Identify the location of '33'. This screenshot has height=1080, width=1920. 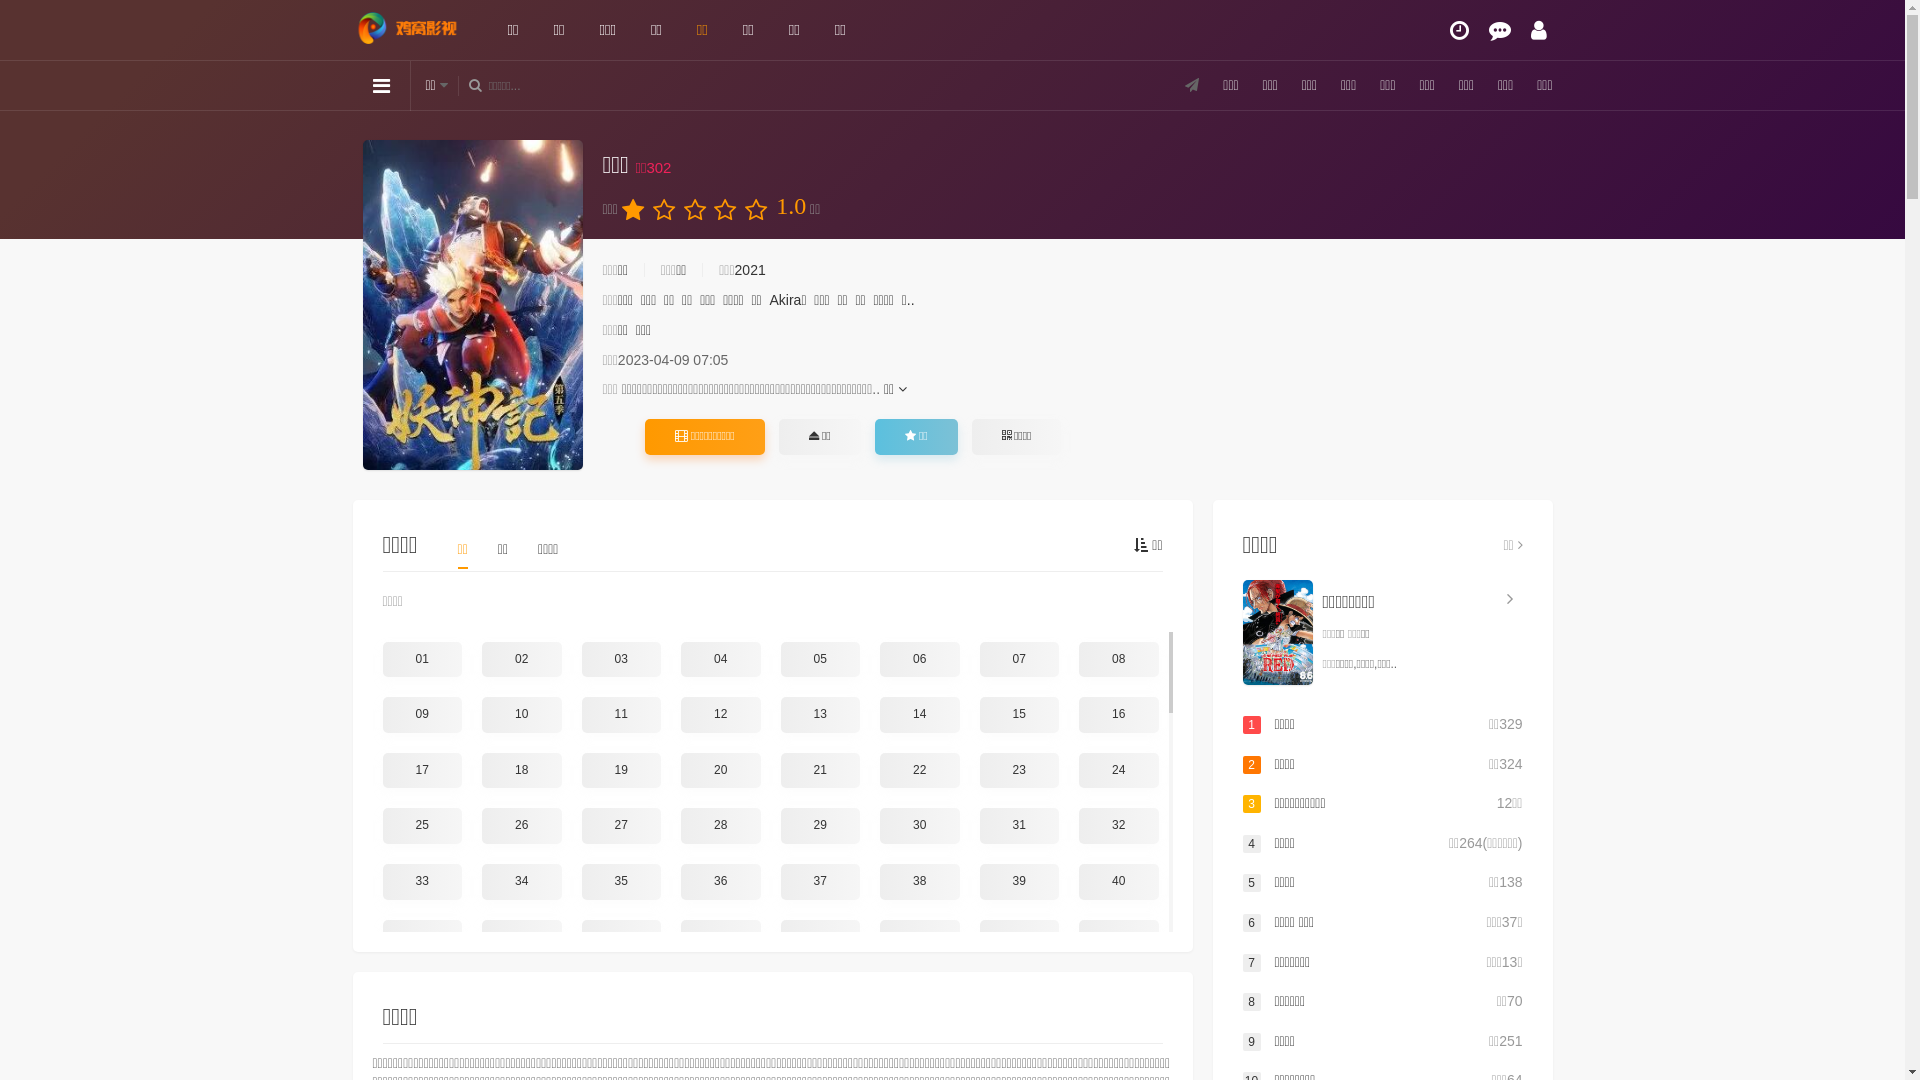
(421, 881).